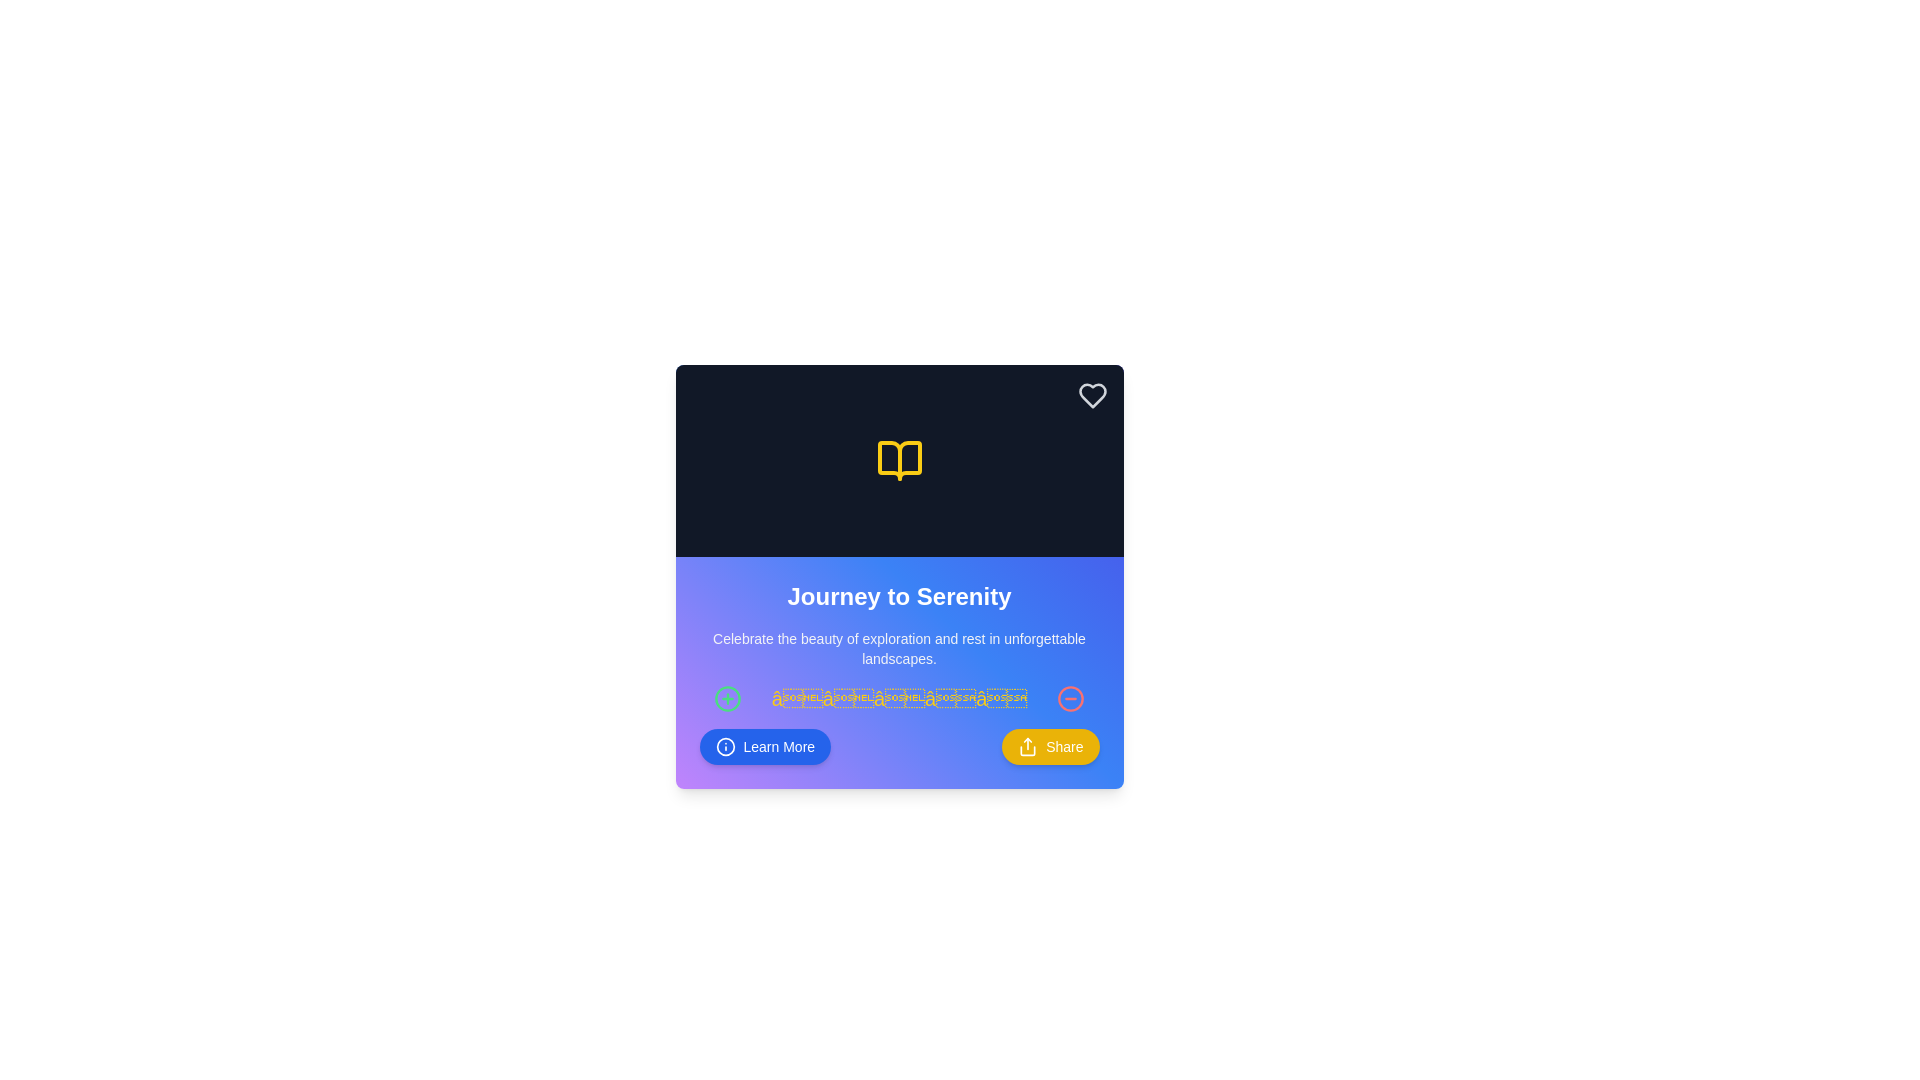 Image resolution: width=1920 pixels, height=1080 pixels. Describe the element at coordinates (898, 461) in the screenshot. I see `the decorative knowledge icon located in the center of the dark navy-blue banner at the top of the card` at that location.